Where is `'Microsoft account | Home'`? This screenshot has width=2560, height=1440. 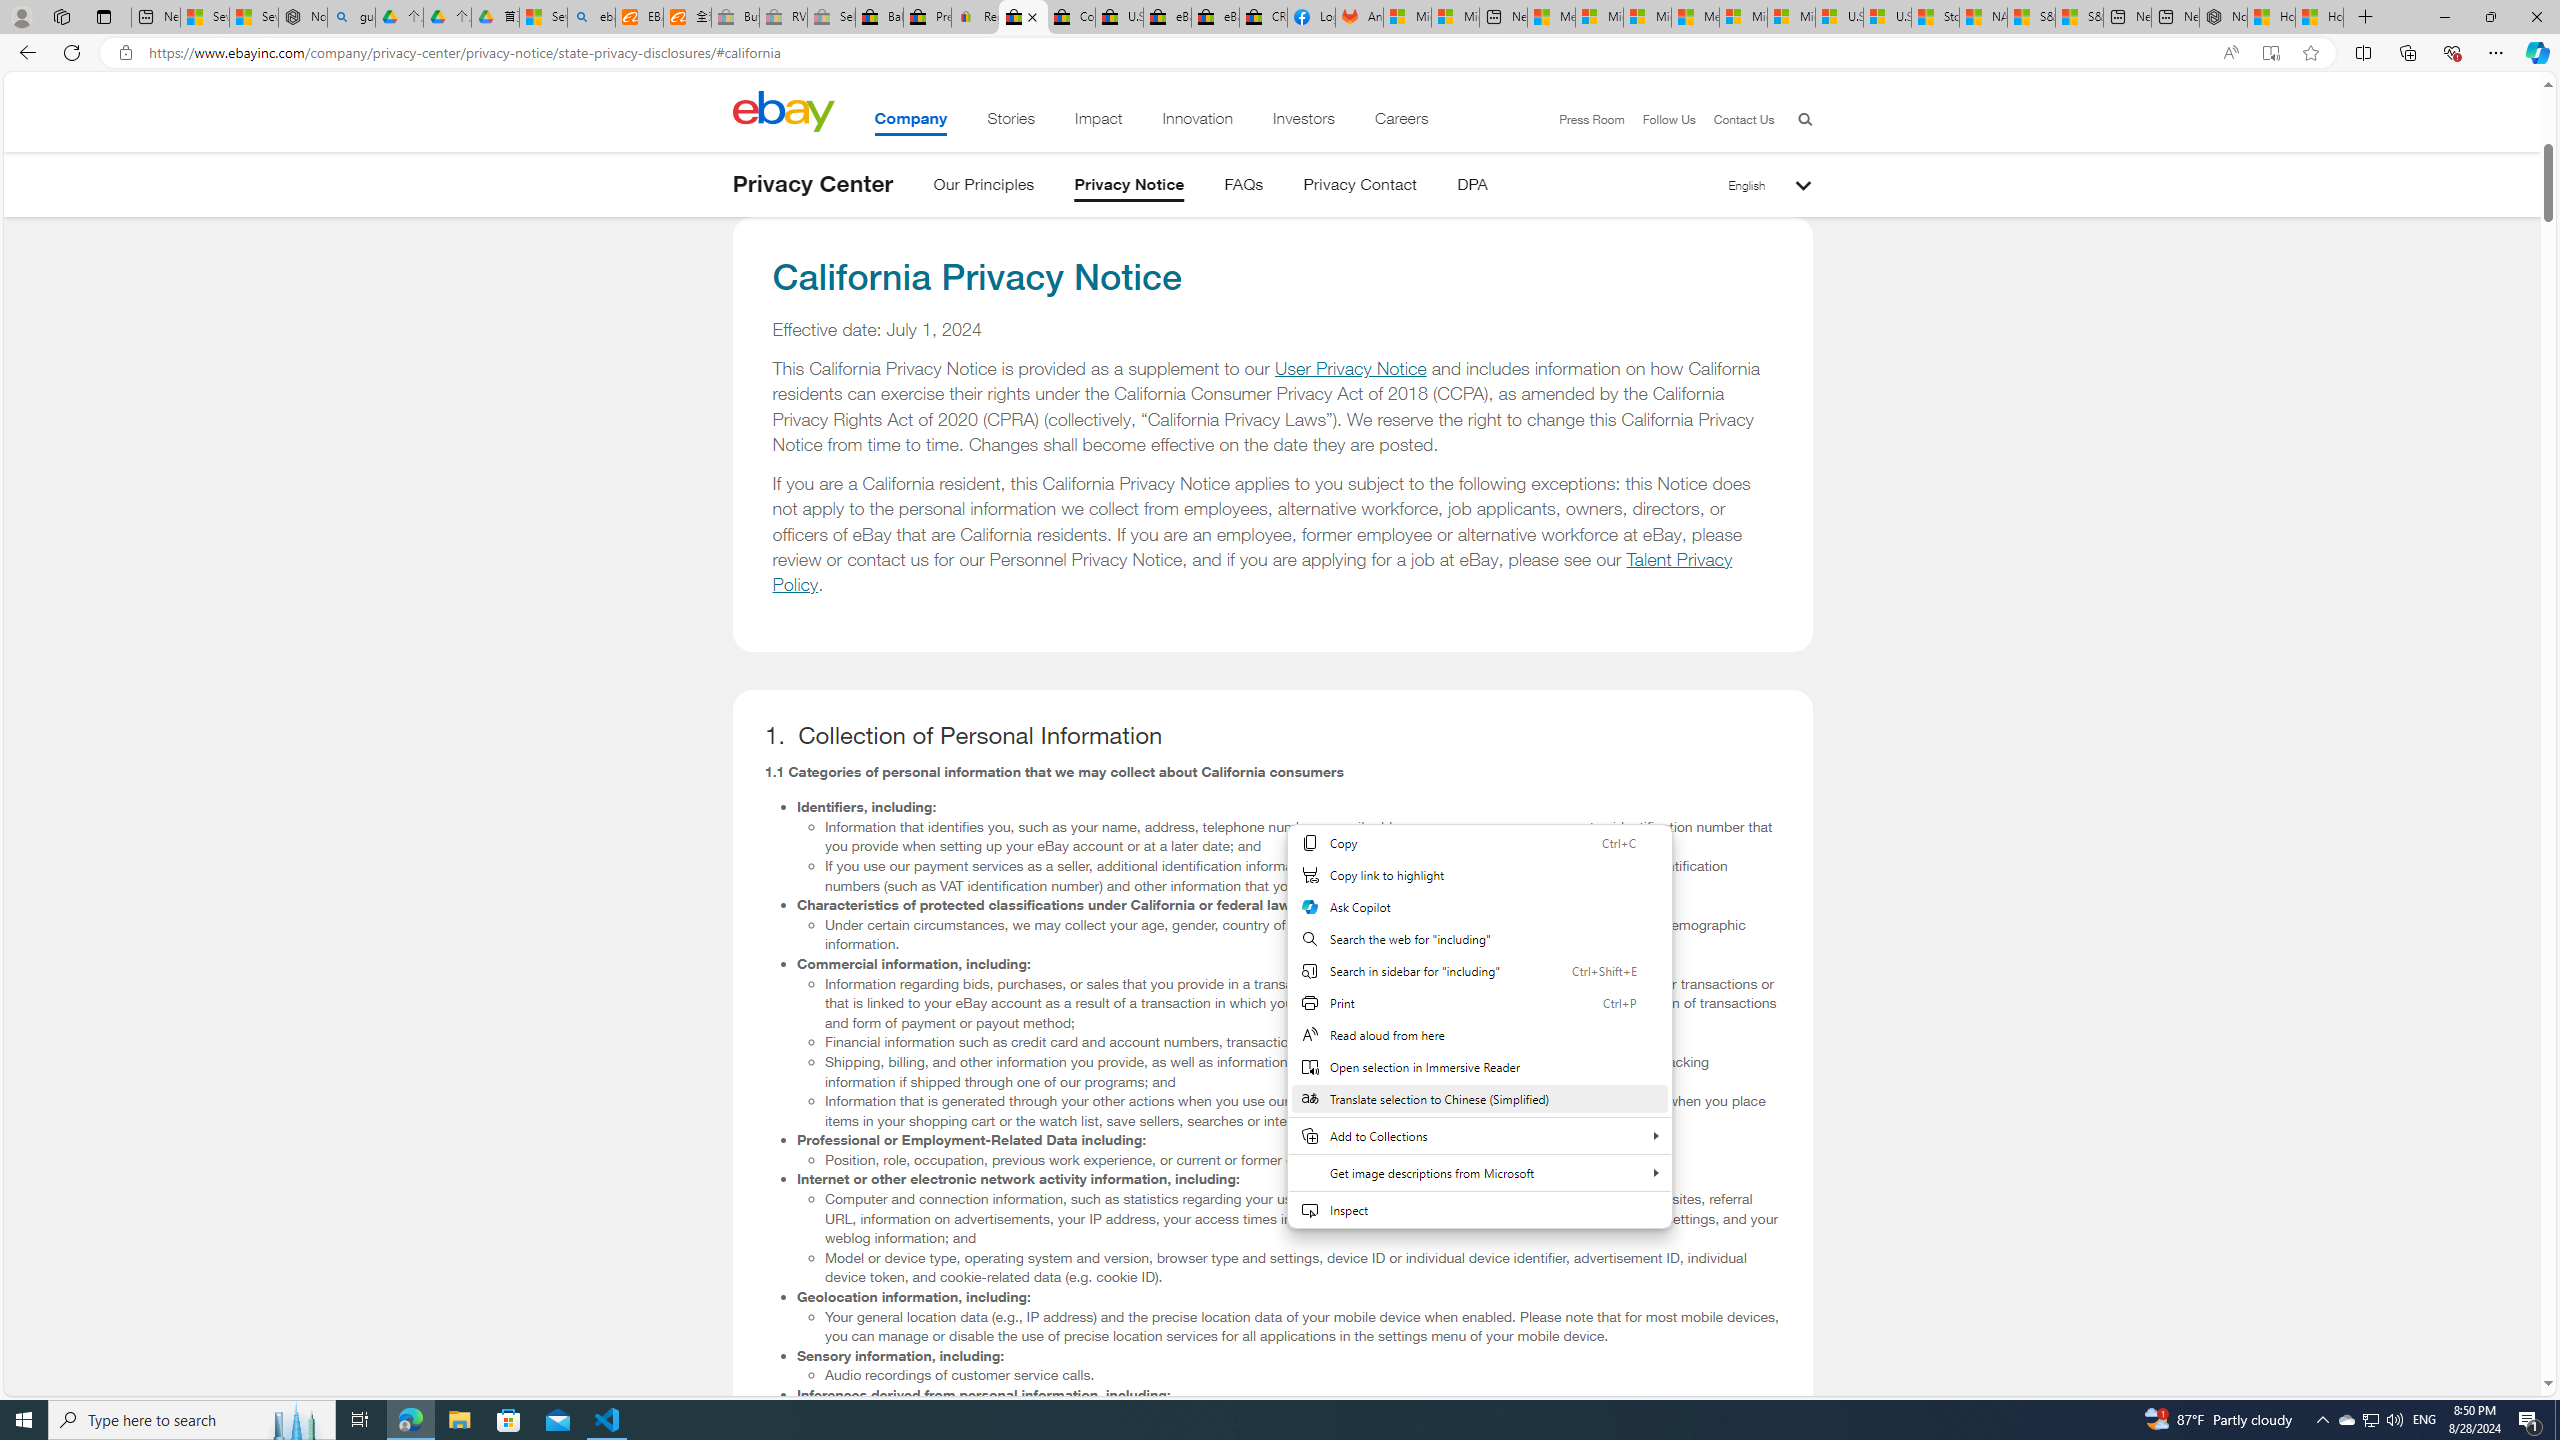 'Microsoft account | Home' is located at coordinates (1646, 16).